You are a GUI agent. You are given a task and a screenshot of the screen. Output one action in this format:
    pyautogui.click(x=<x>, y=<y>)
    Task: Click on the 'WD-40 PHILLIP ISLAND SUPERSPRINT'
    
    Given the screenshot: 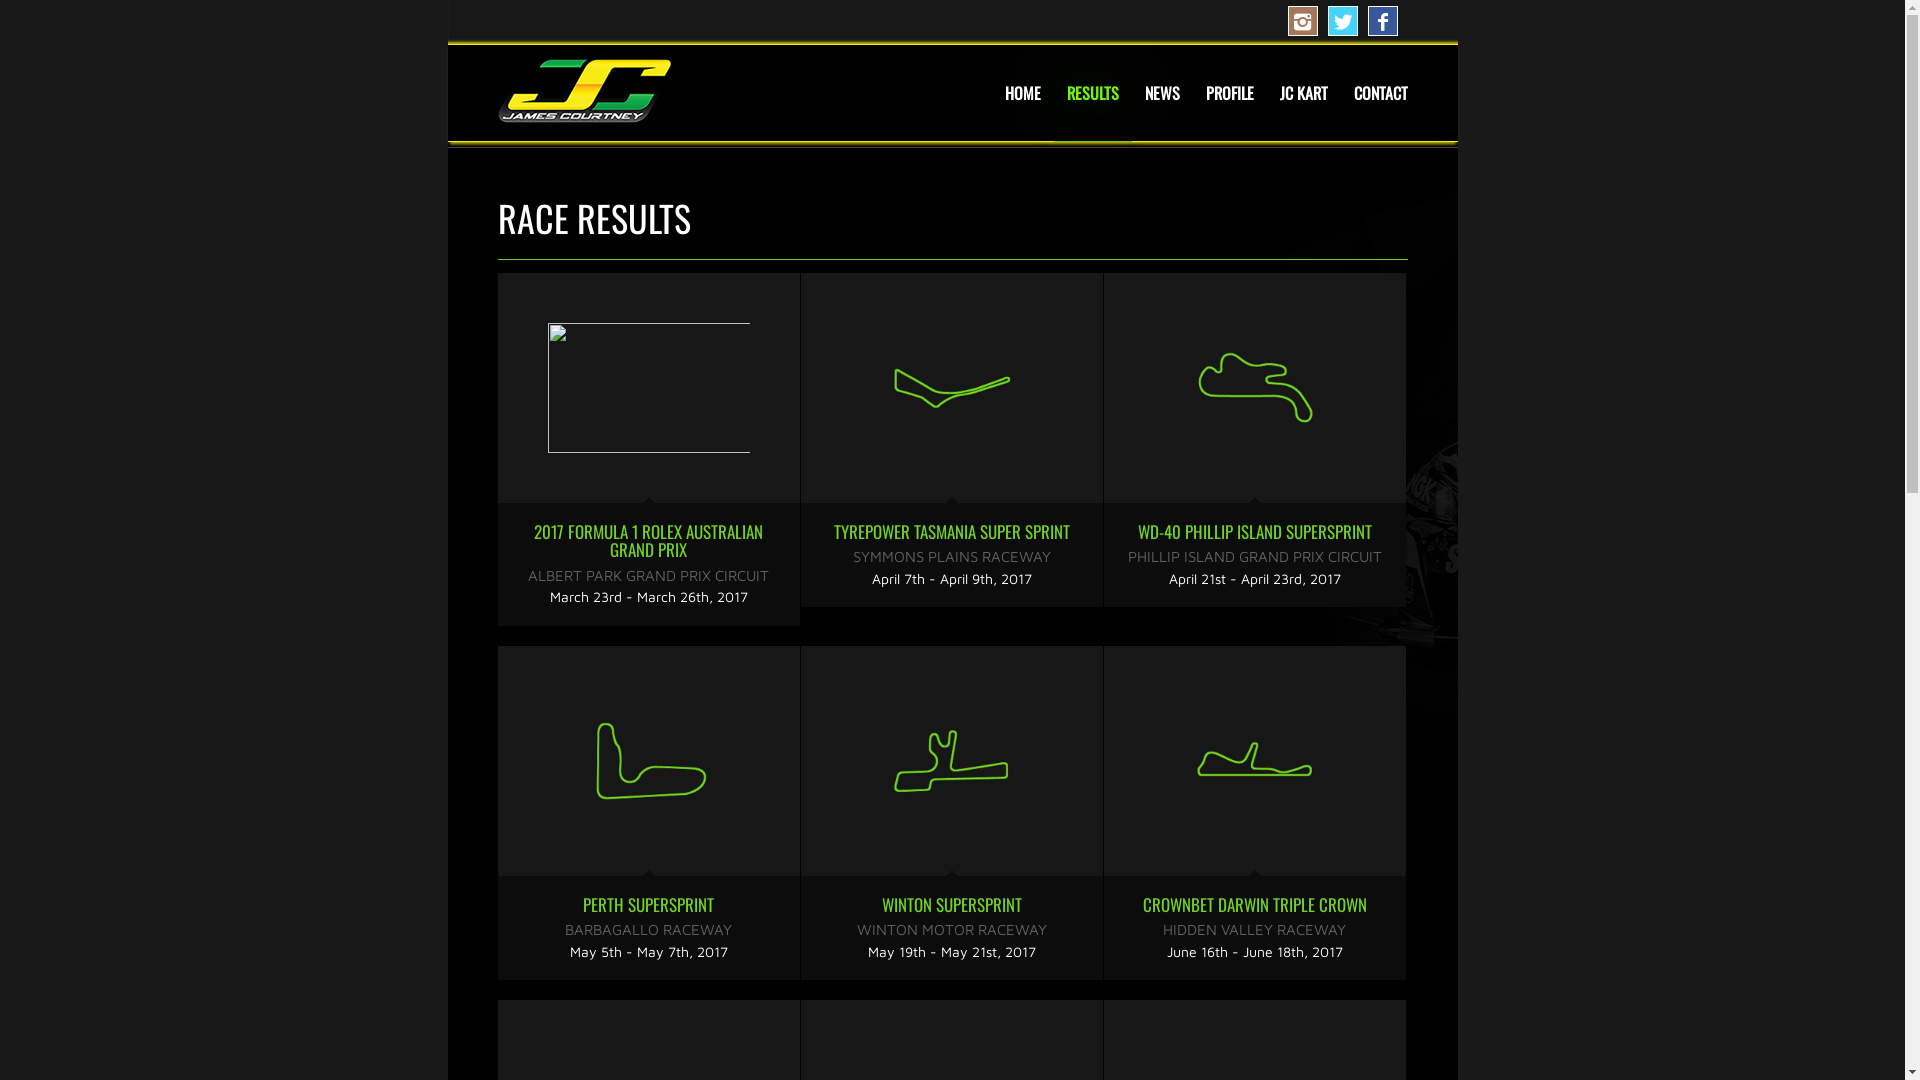 What is the action you would take?
    pyautogui.click(x=1253, y=530)
    